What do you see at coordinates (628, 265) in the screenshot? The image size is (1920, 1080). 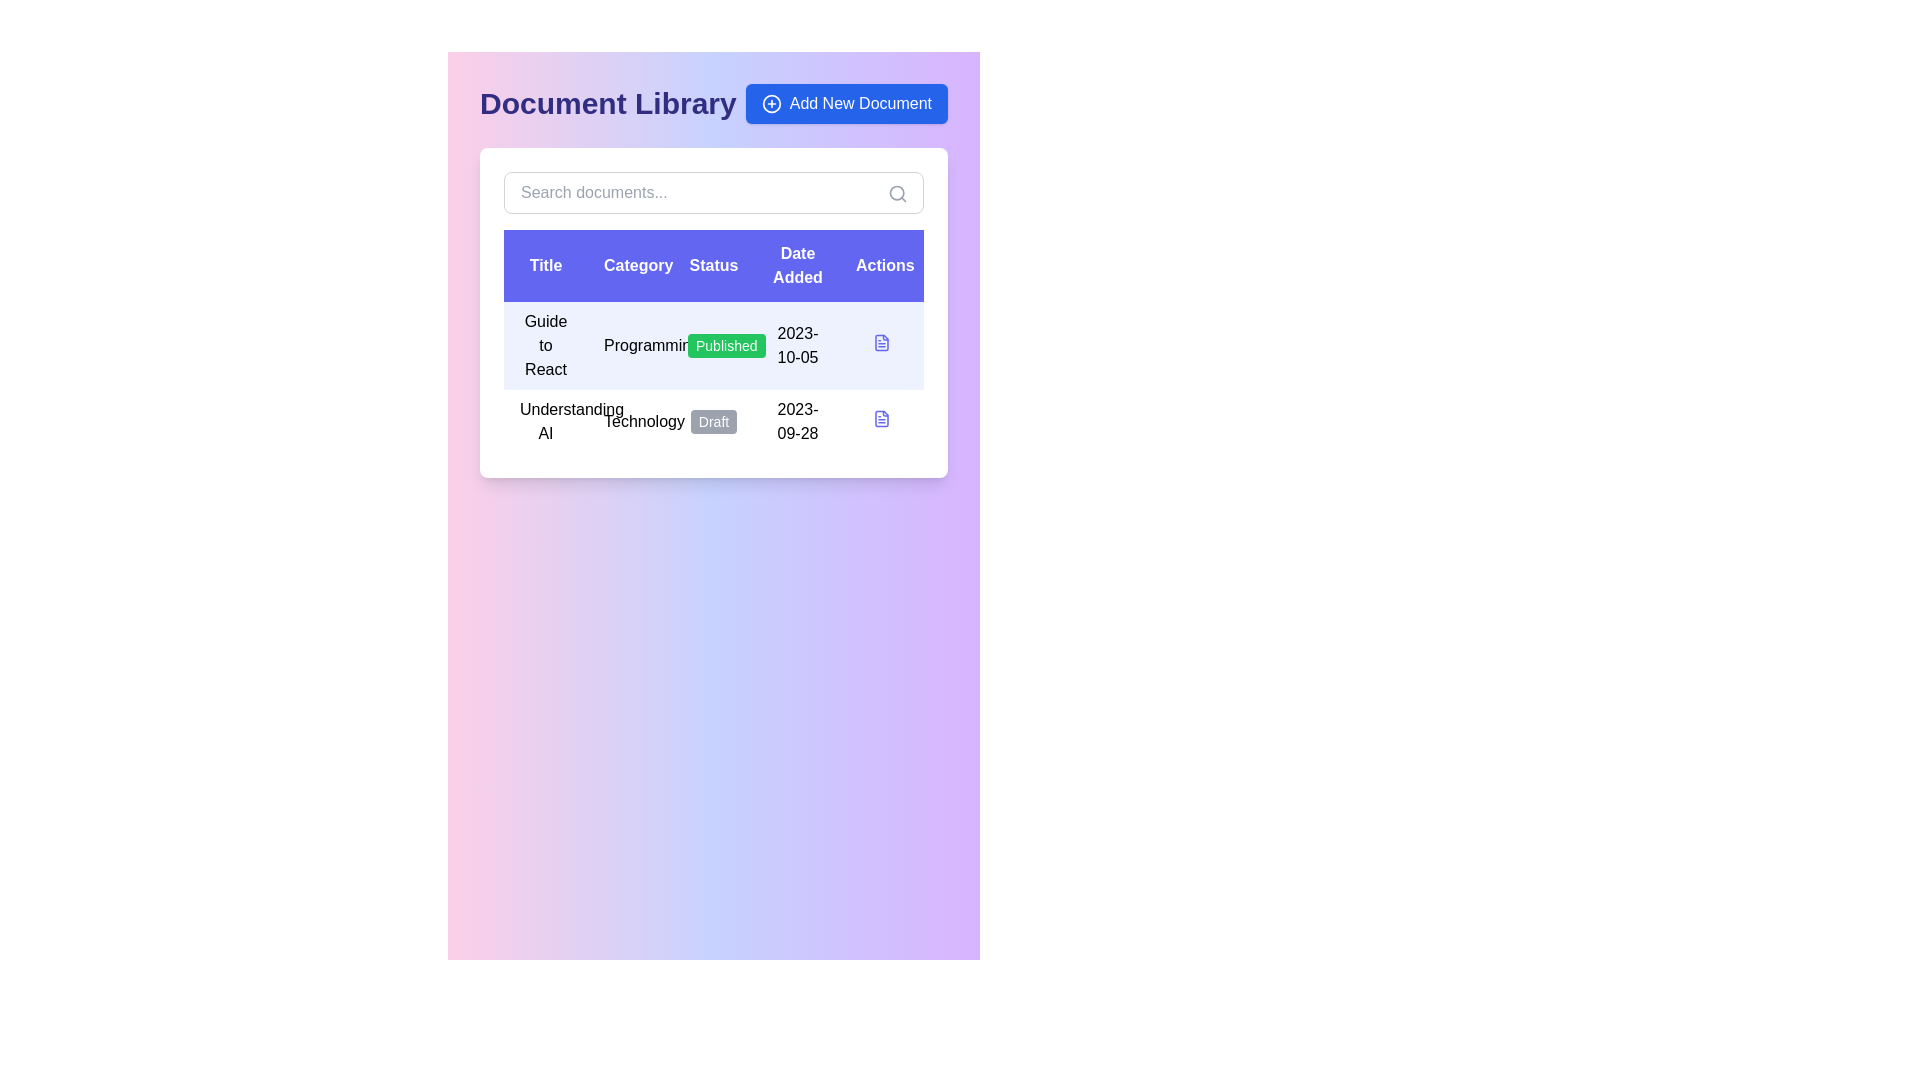 I see `the Table Header Label indicating 'Category' in the tabular display, positioned between 'Title' and 'Status'` at bounding box center [628, 265].